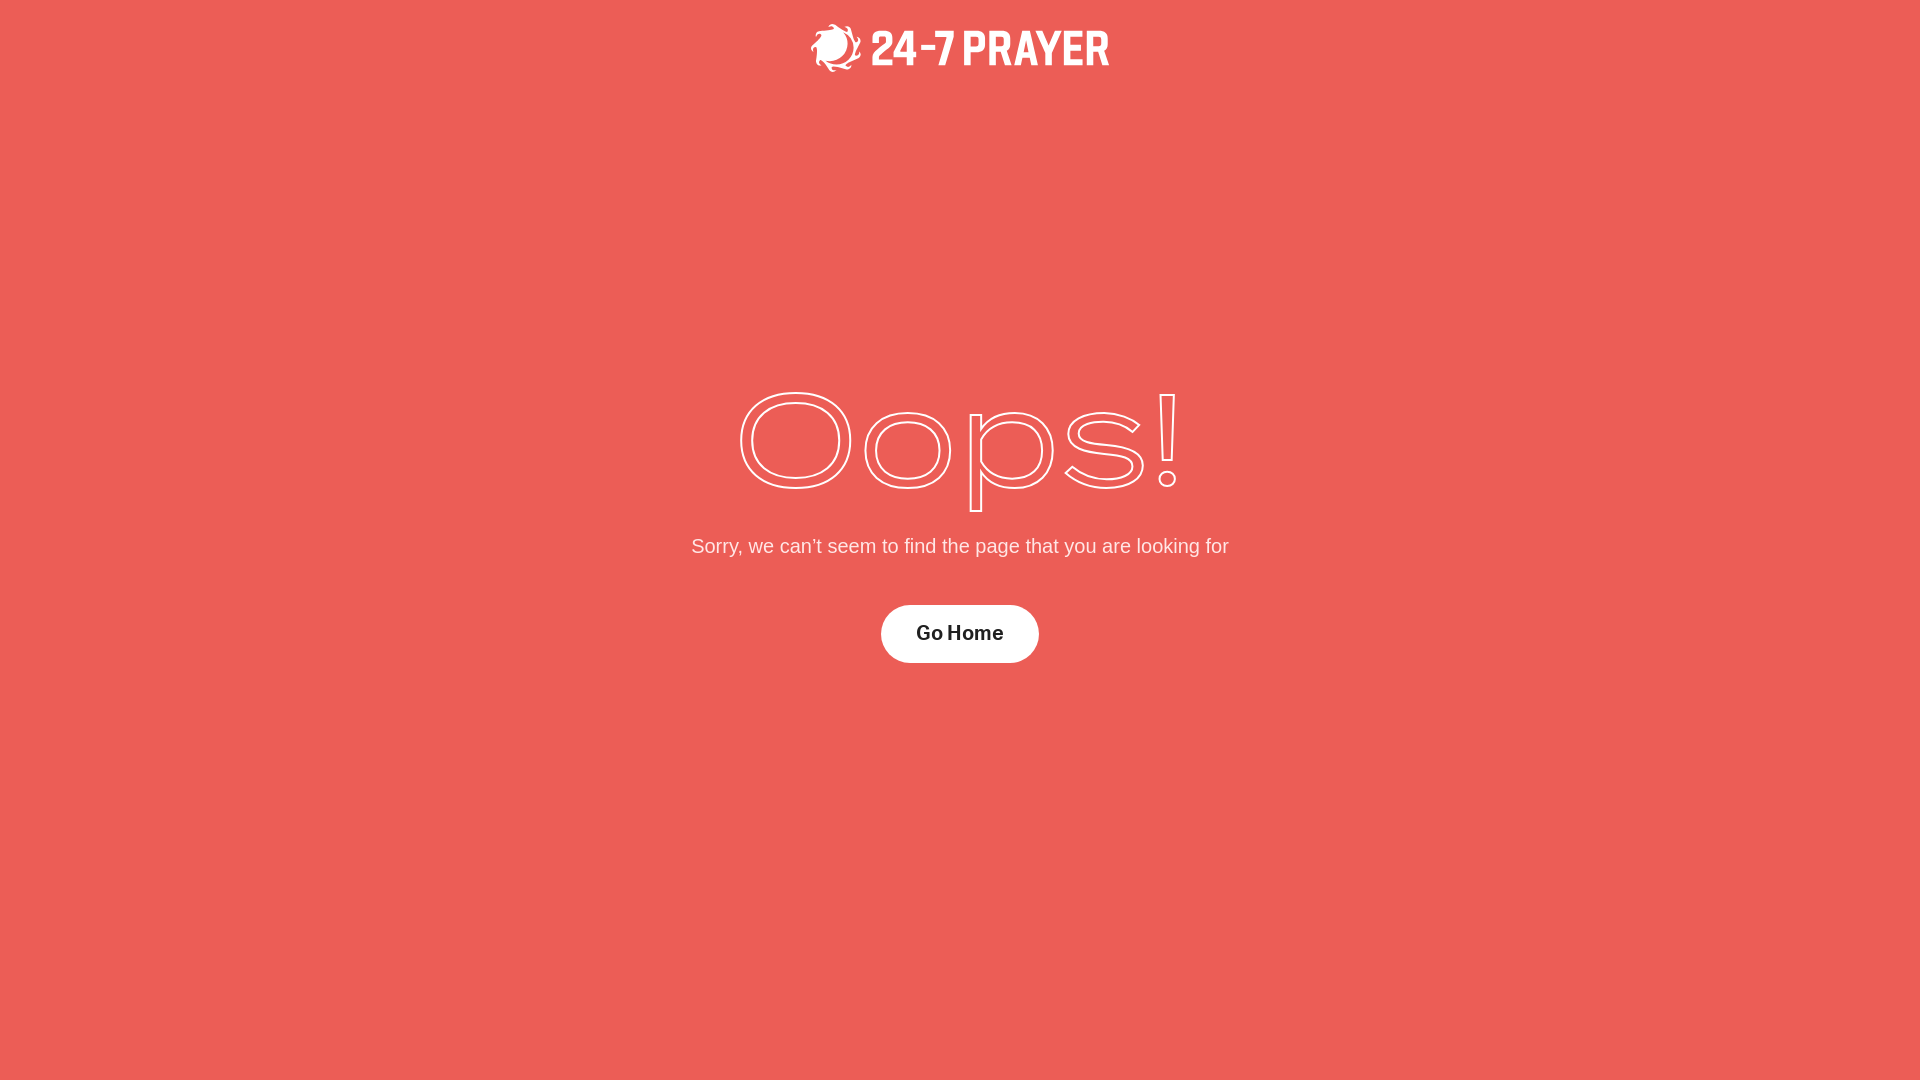  Describe the element at coordinates (960, 633) in the screenshot. I see `'Go Home'` at that location.